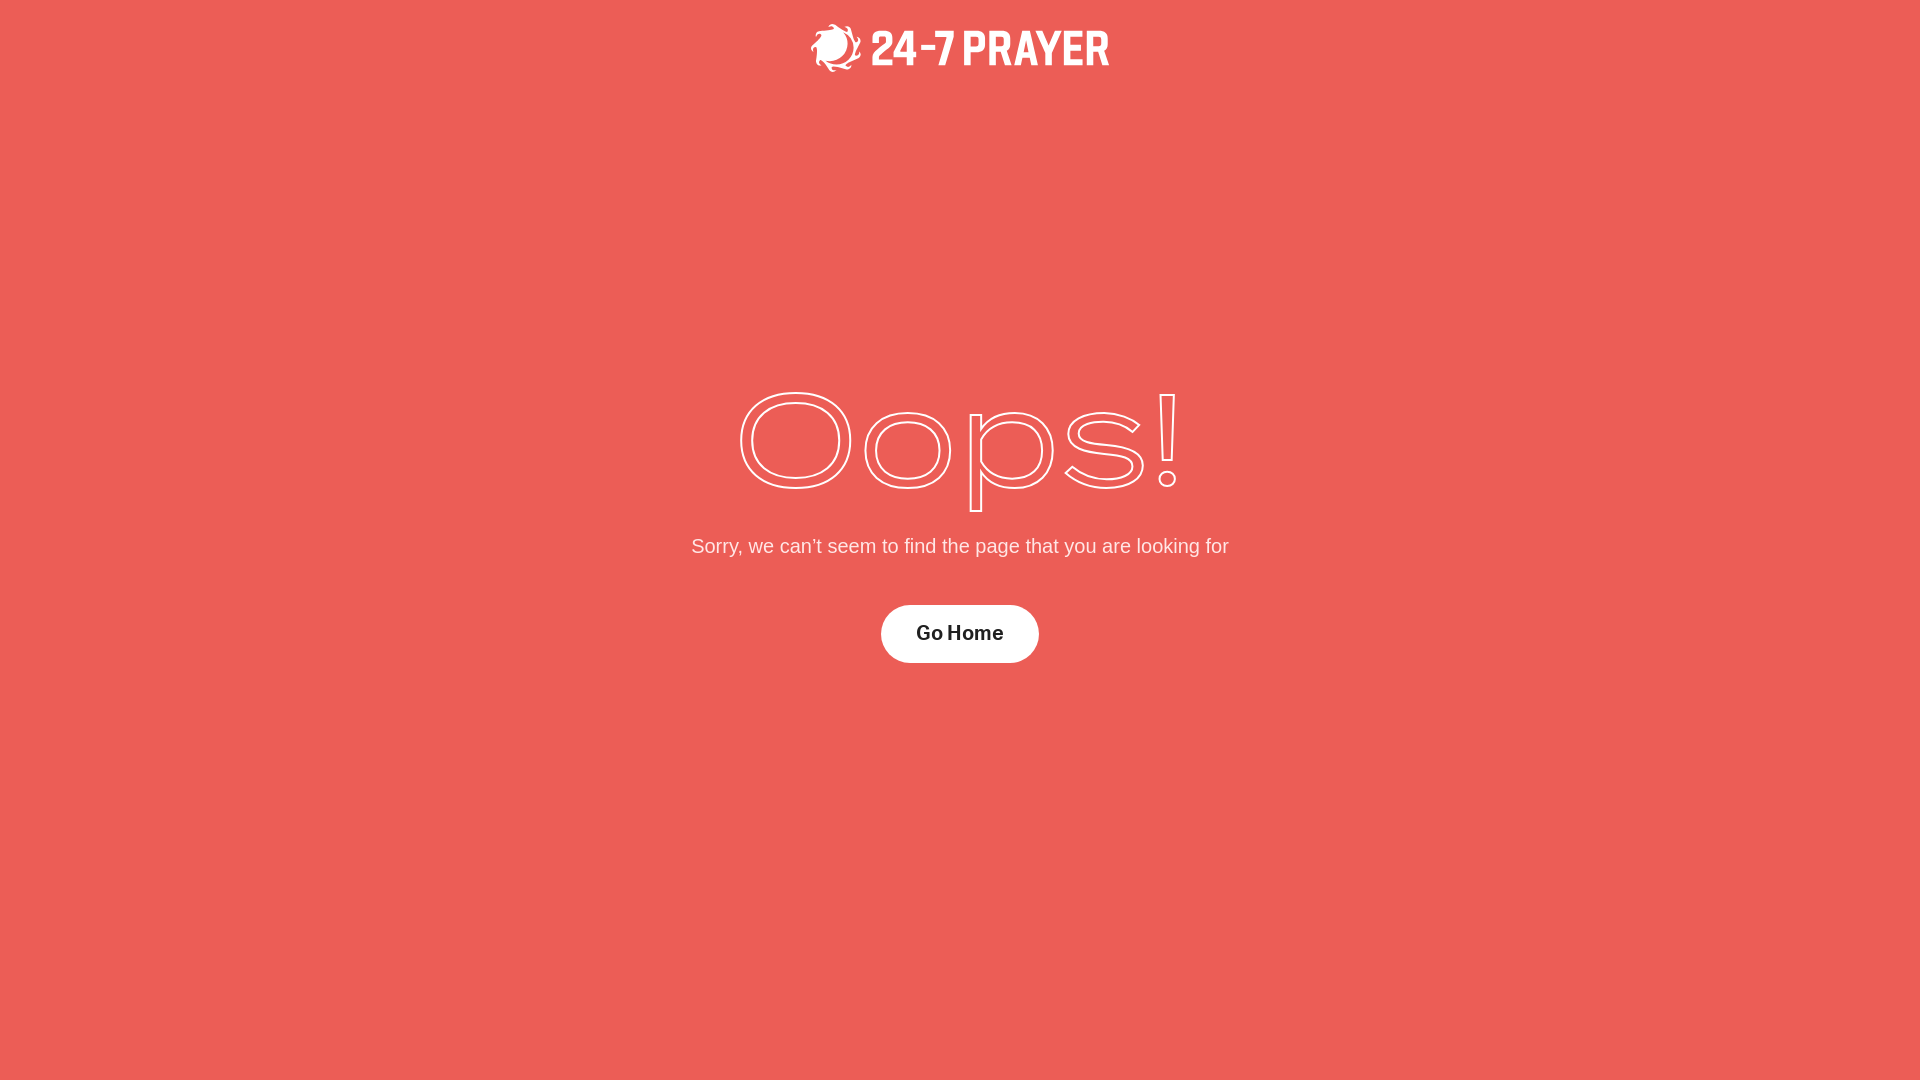  Describe the element at coordinates (960, 633) in the screenshot. I see `'Go Home'` at that location.